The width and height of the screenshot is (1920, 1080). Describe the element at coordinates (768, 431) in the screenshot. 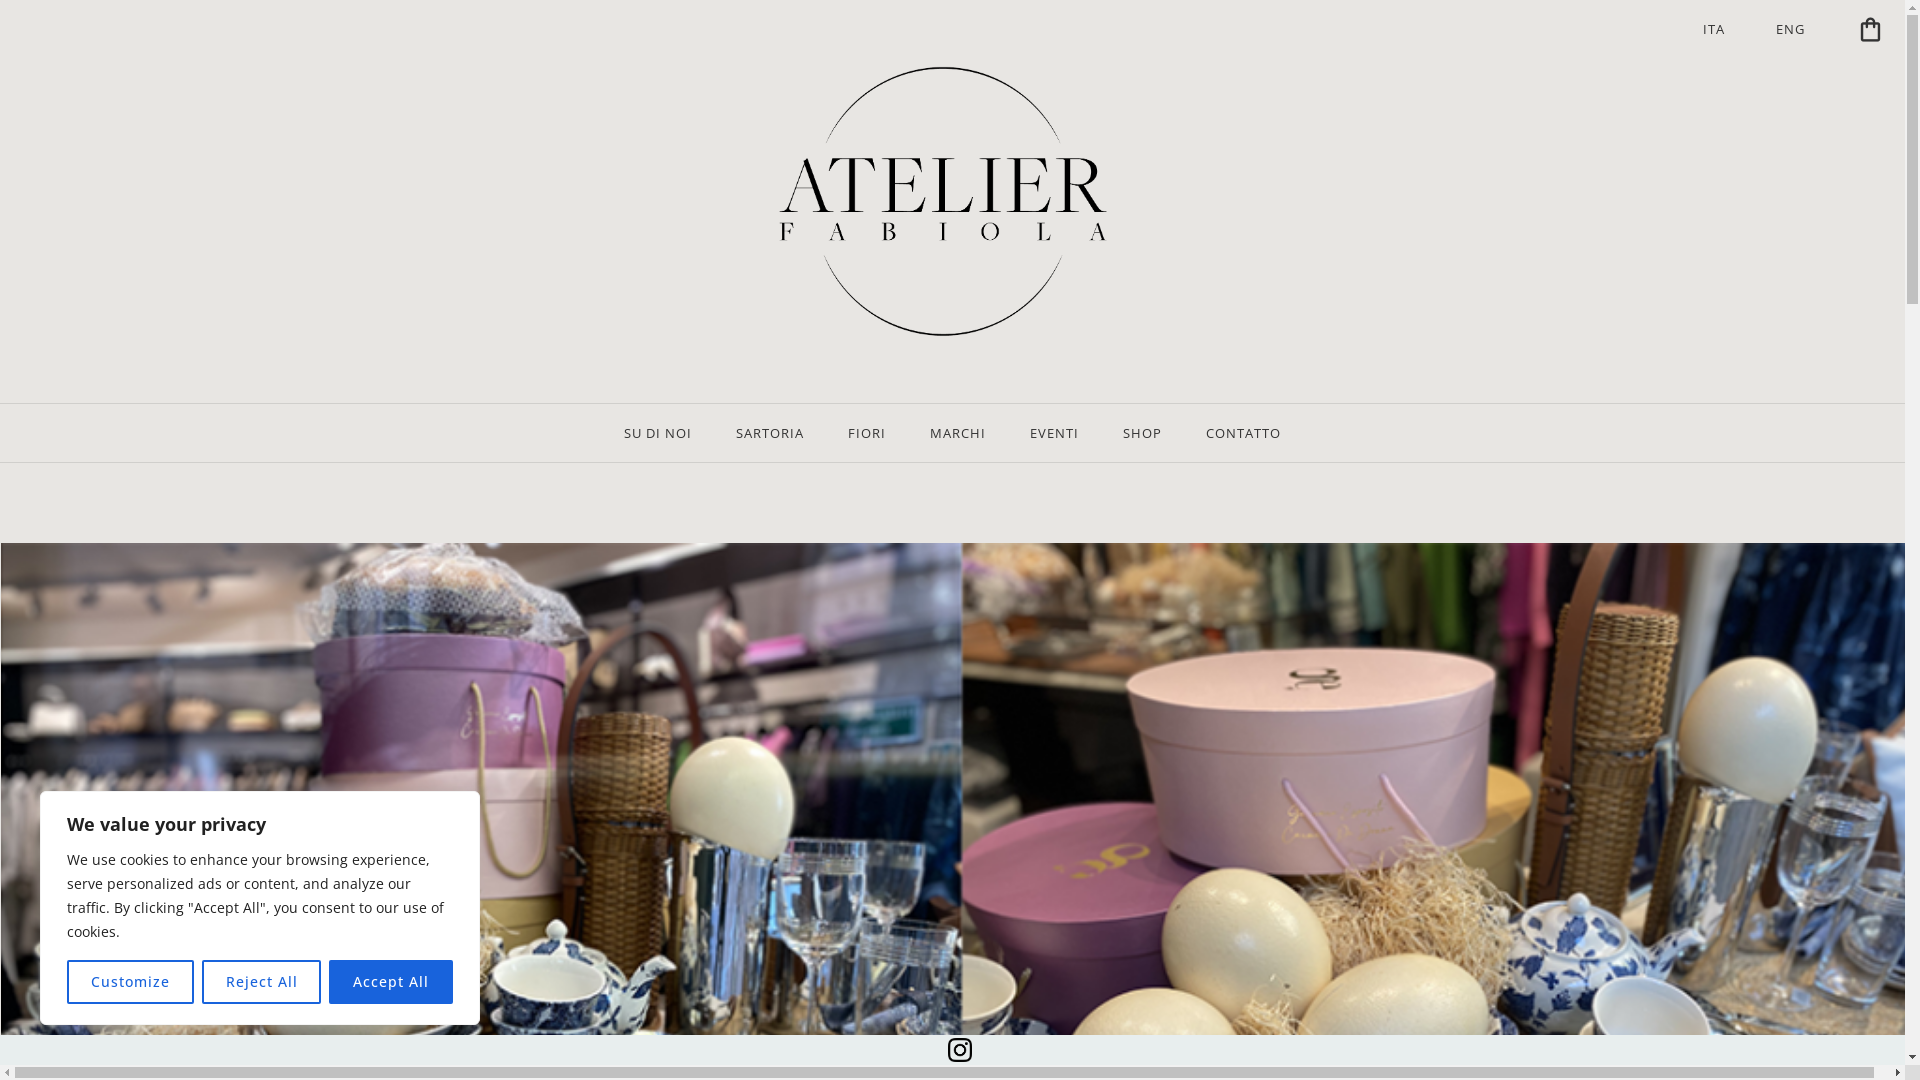

I see `'SARTORIA'` at that location.